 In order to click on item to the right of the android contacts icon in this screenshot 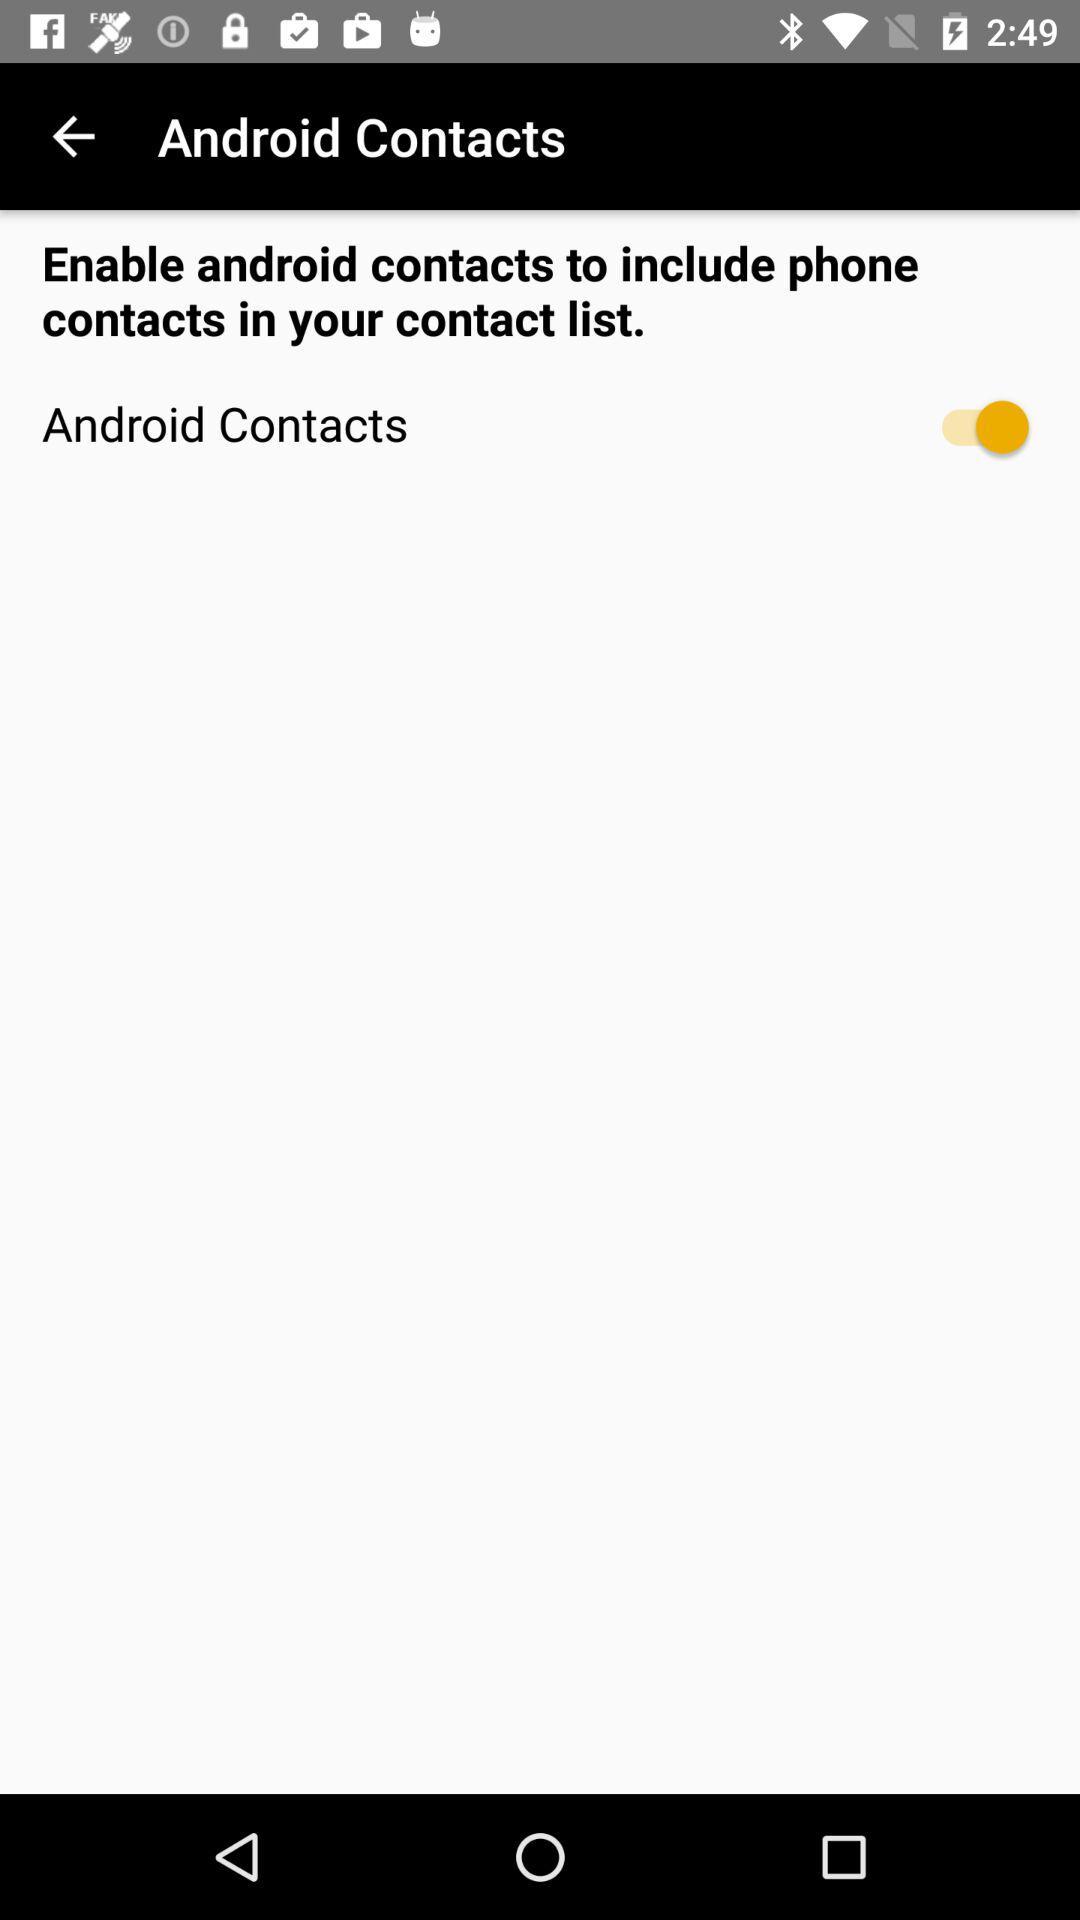, I will do `click(974, 426)`.